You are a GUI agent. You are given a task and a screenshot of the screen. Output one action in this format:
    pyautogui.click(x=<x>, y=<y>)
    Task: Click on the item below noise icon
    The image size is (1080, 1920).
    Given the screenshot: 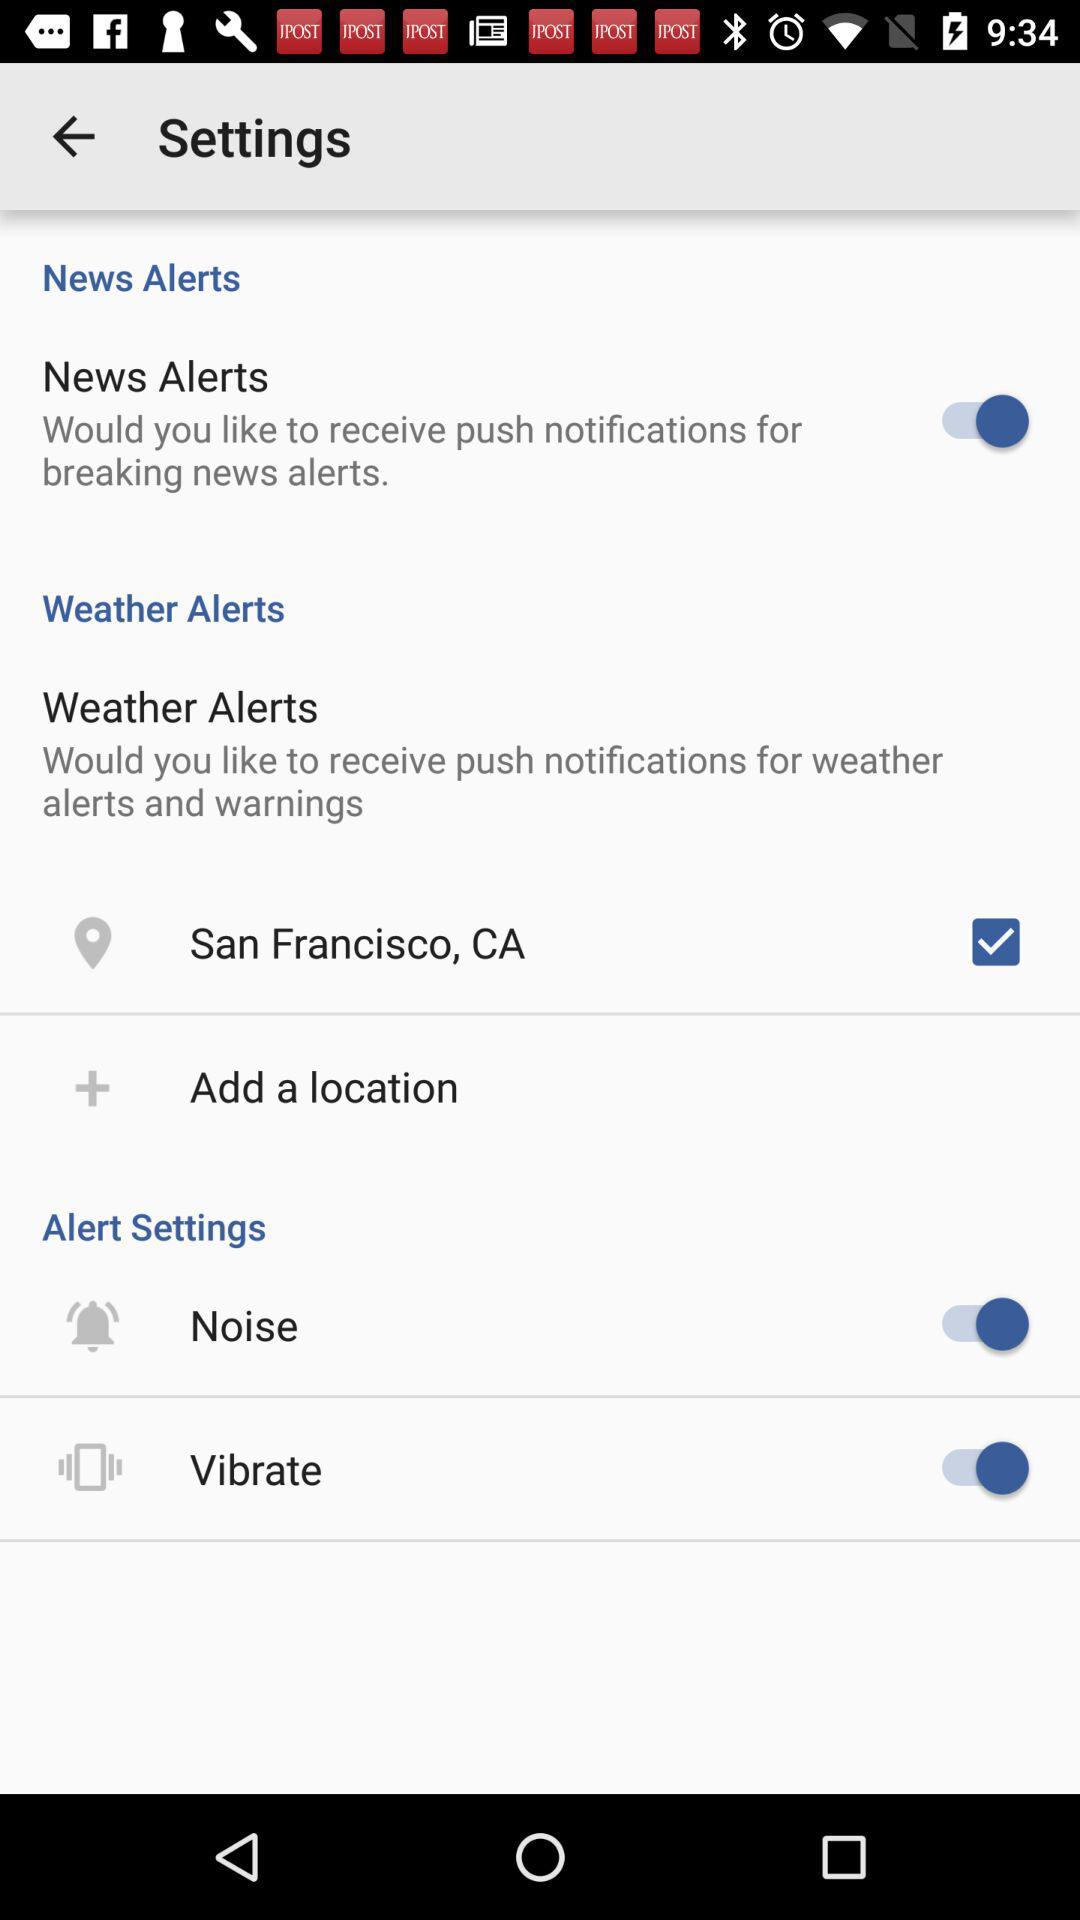 What is the action you would take?
    pyautogui.click(x=255, y=1468)
    